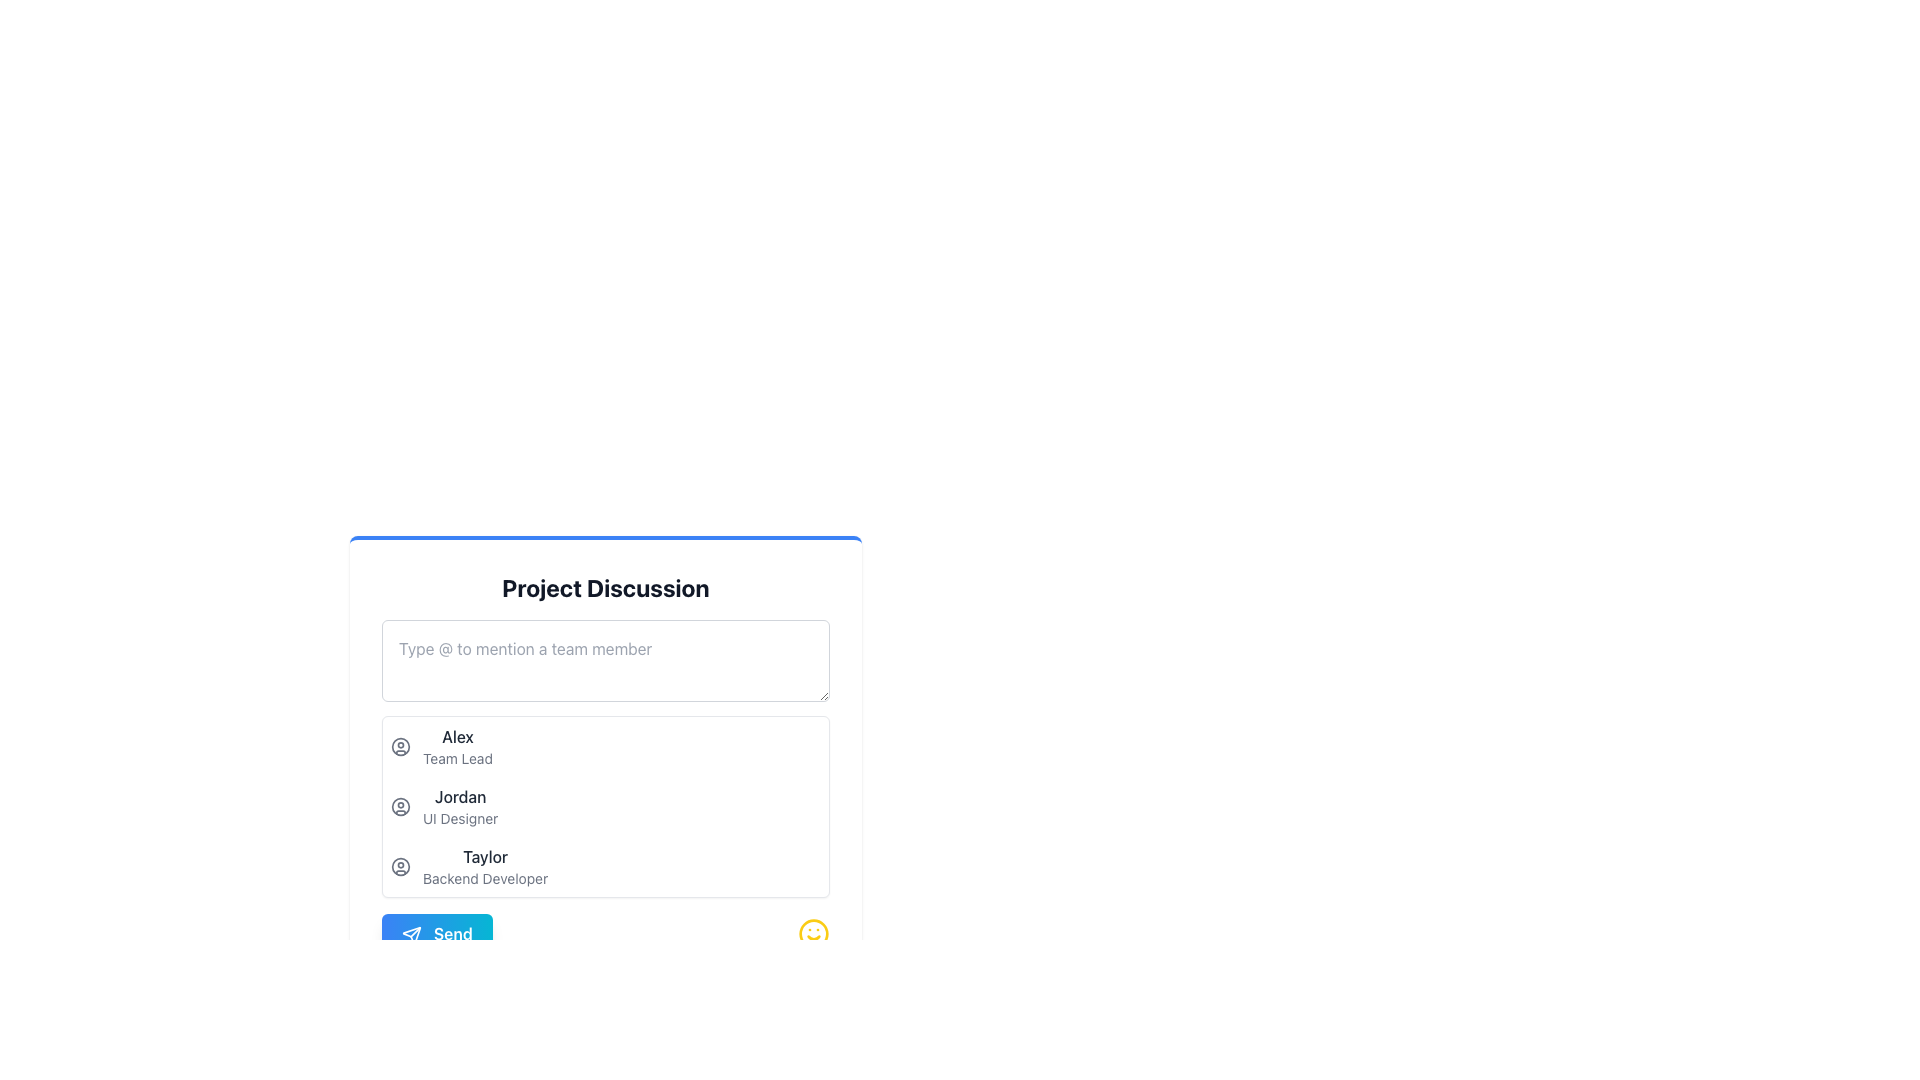 The width and height of the screenshot is (1920, 1080). Describe the element at coordinates (456, 736) in the screenshot. I see `the text label displaying 'Alex' in a medium-sized, bold font with a dark gray color, positioned above the designation 'Team Lead'` at that location.